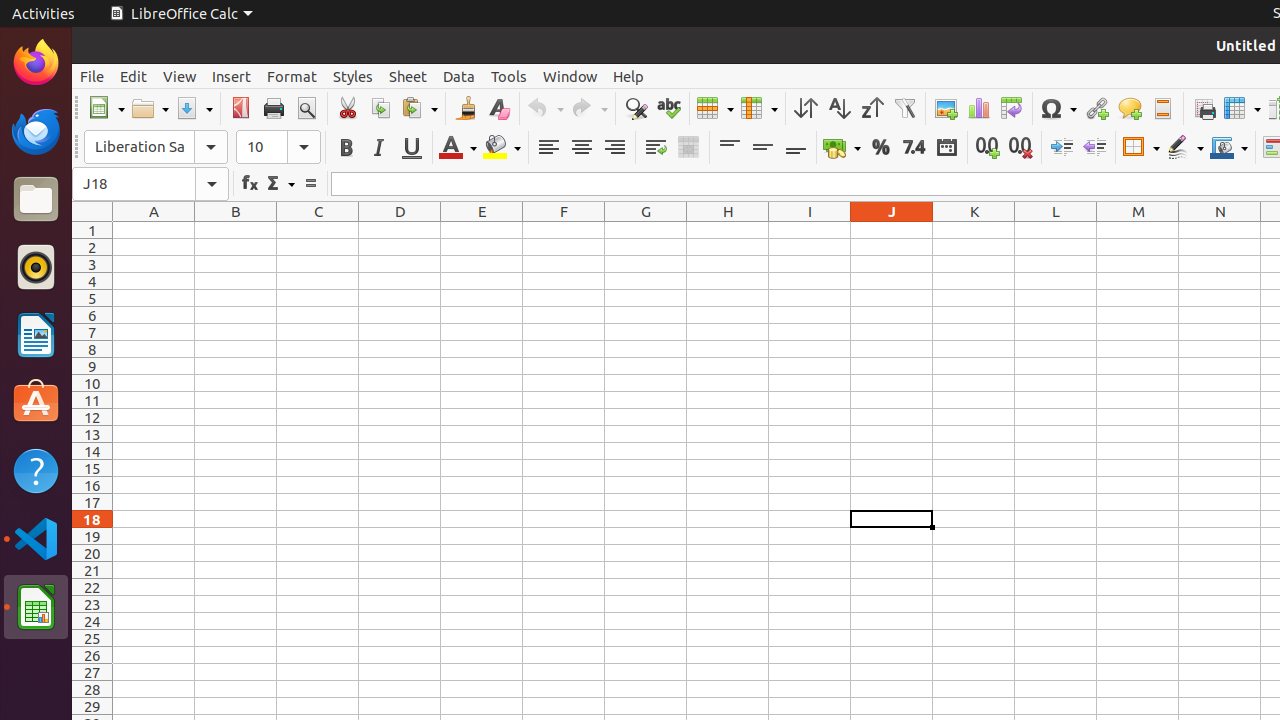 The width and height of the screenshot is (1280, 720). I want to click on 'Align Right', so click(613, 146).